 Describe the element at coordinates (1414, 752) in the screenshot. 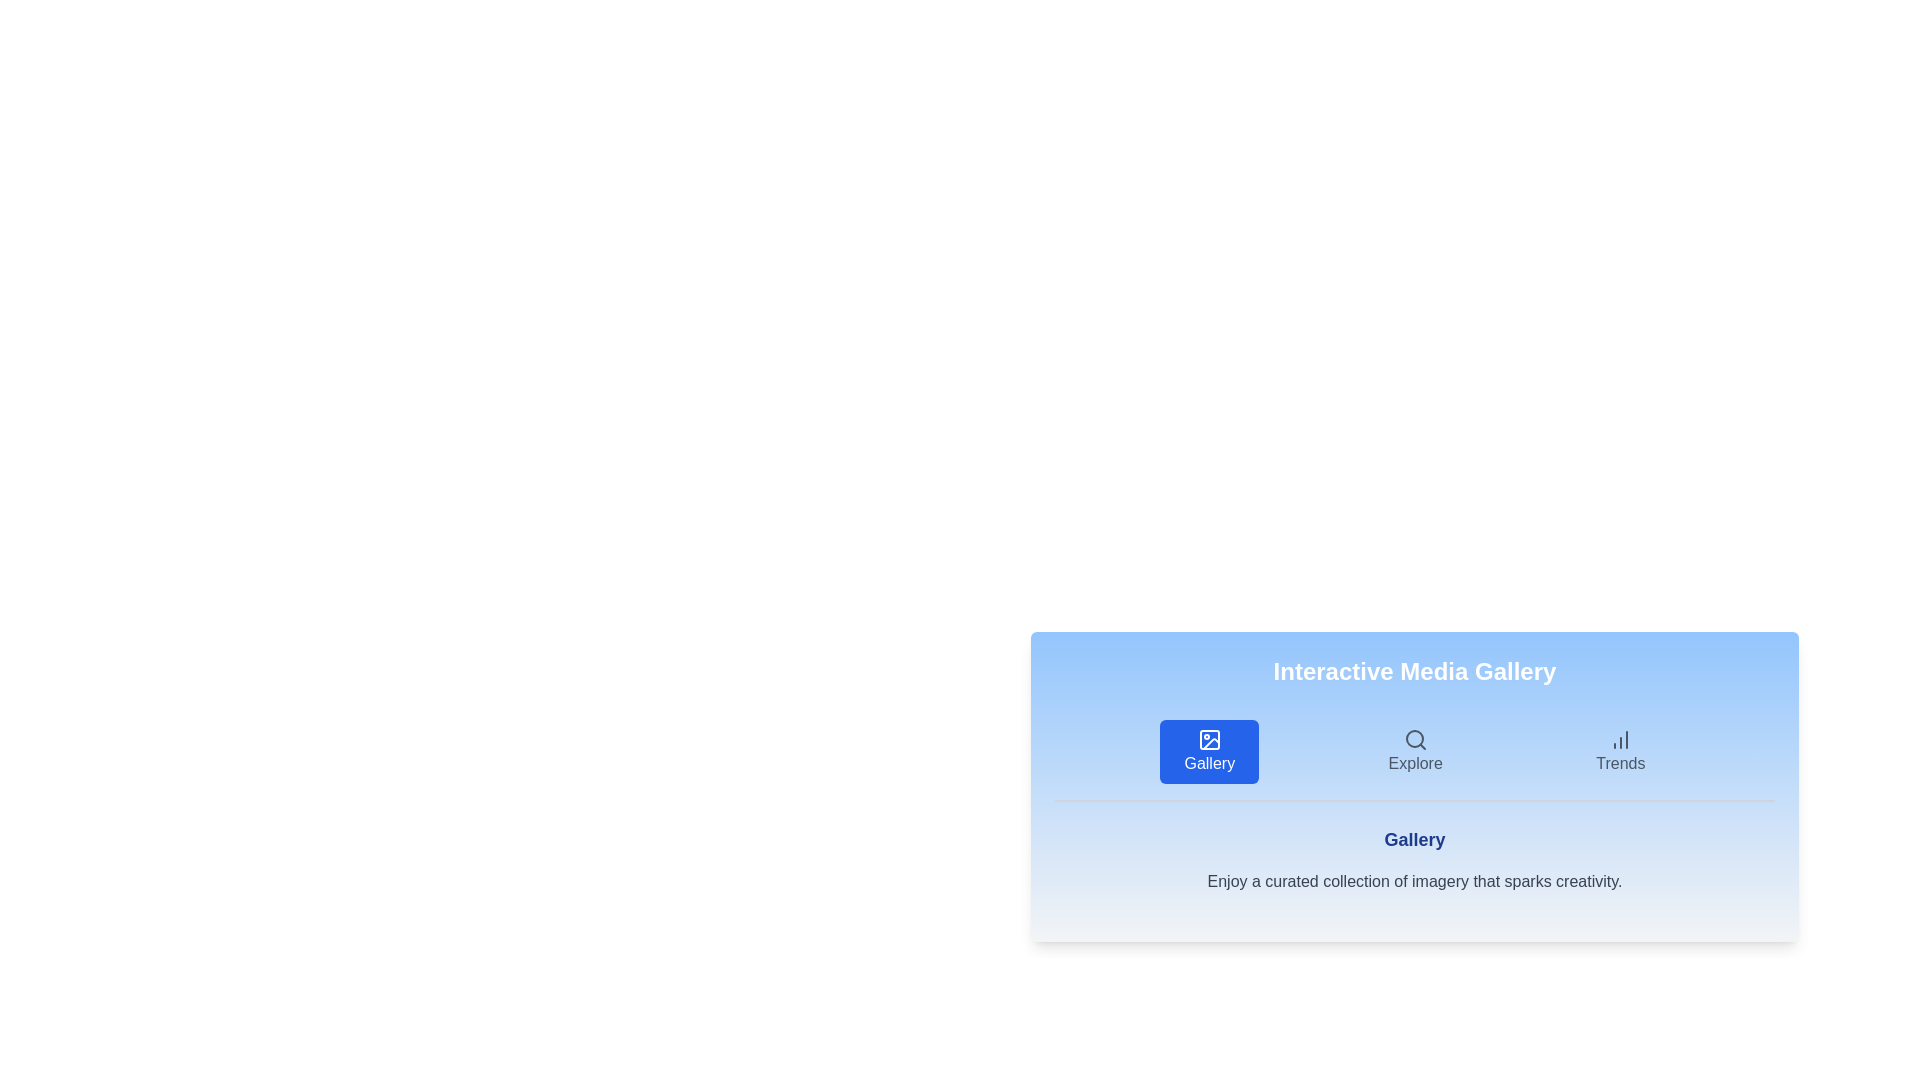

I see `the tab labeled Explore to observe visual changes` at that location.